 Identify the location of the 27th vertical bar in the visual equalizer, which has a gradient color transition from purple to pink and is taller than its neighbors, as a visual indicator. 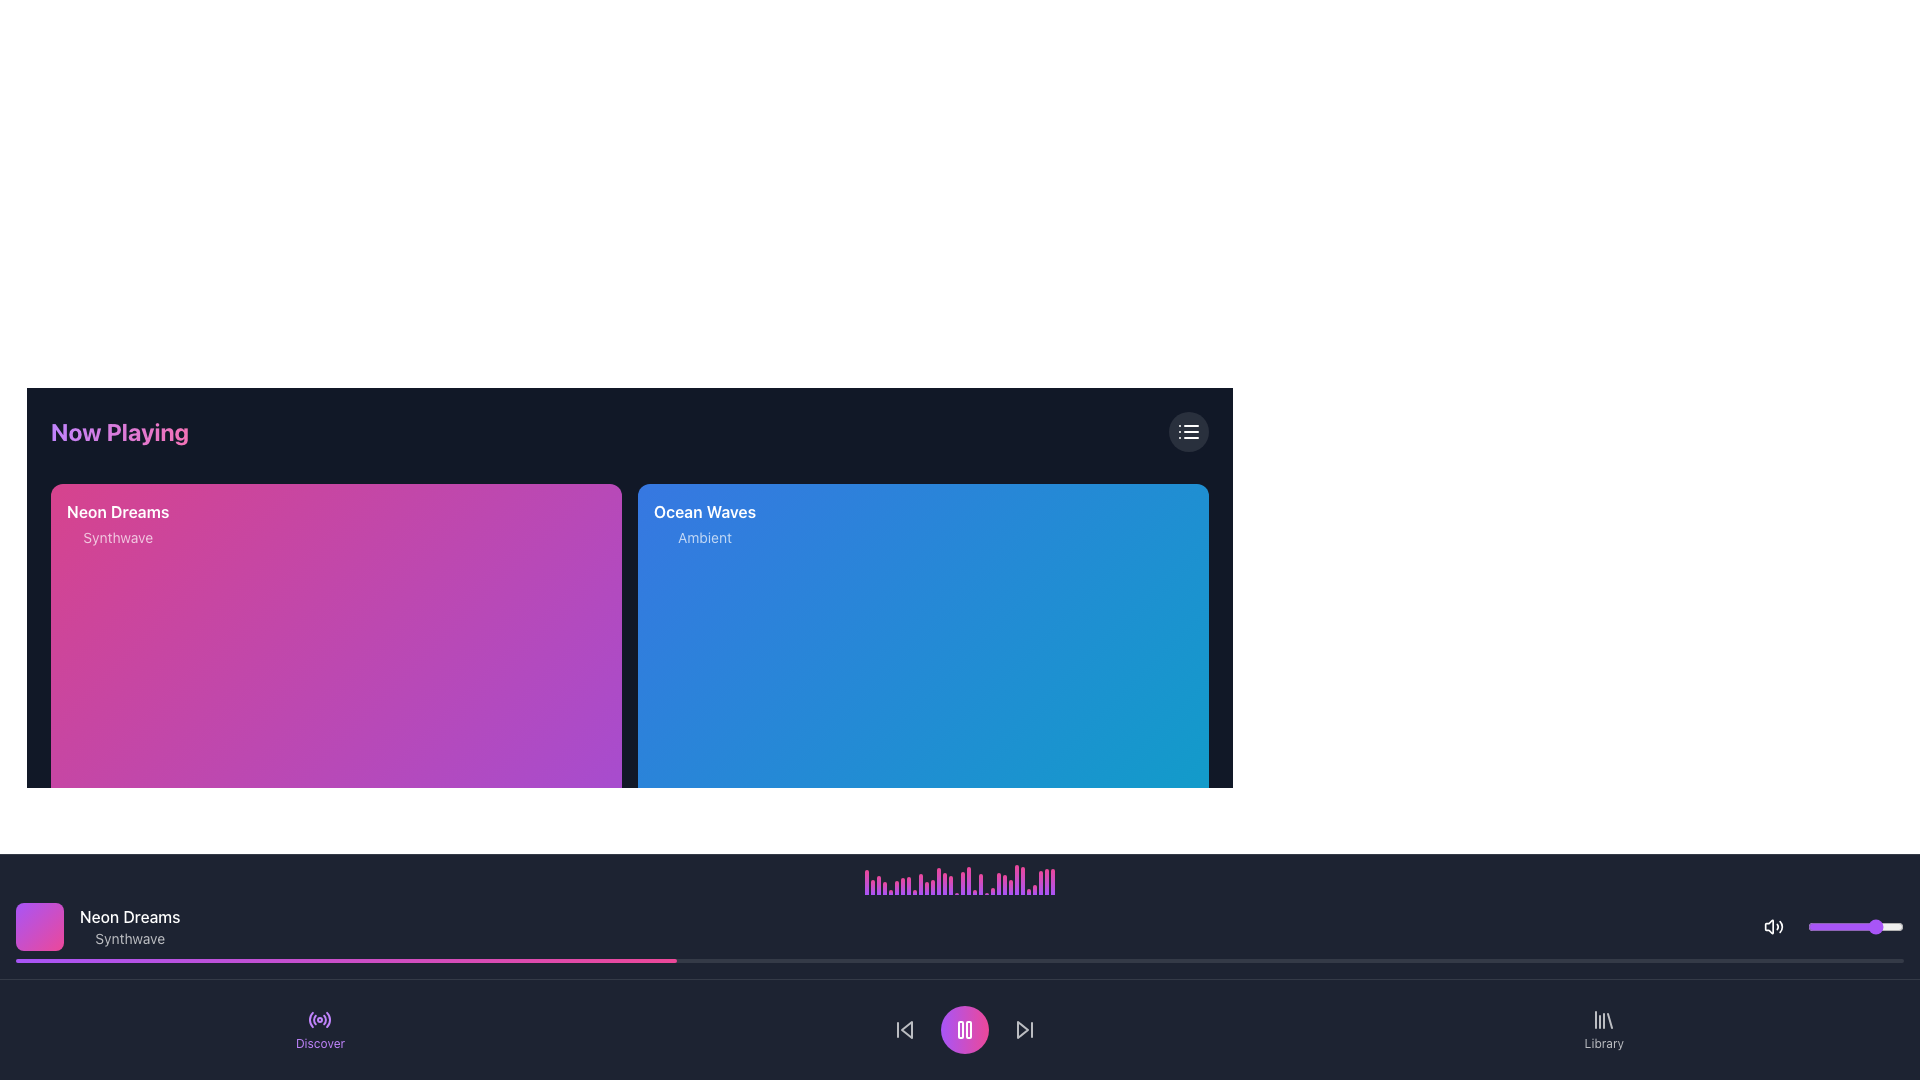
(1011, 882).